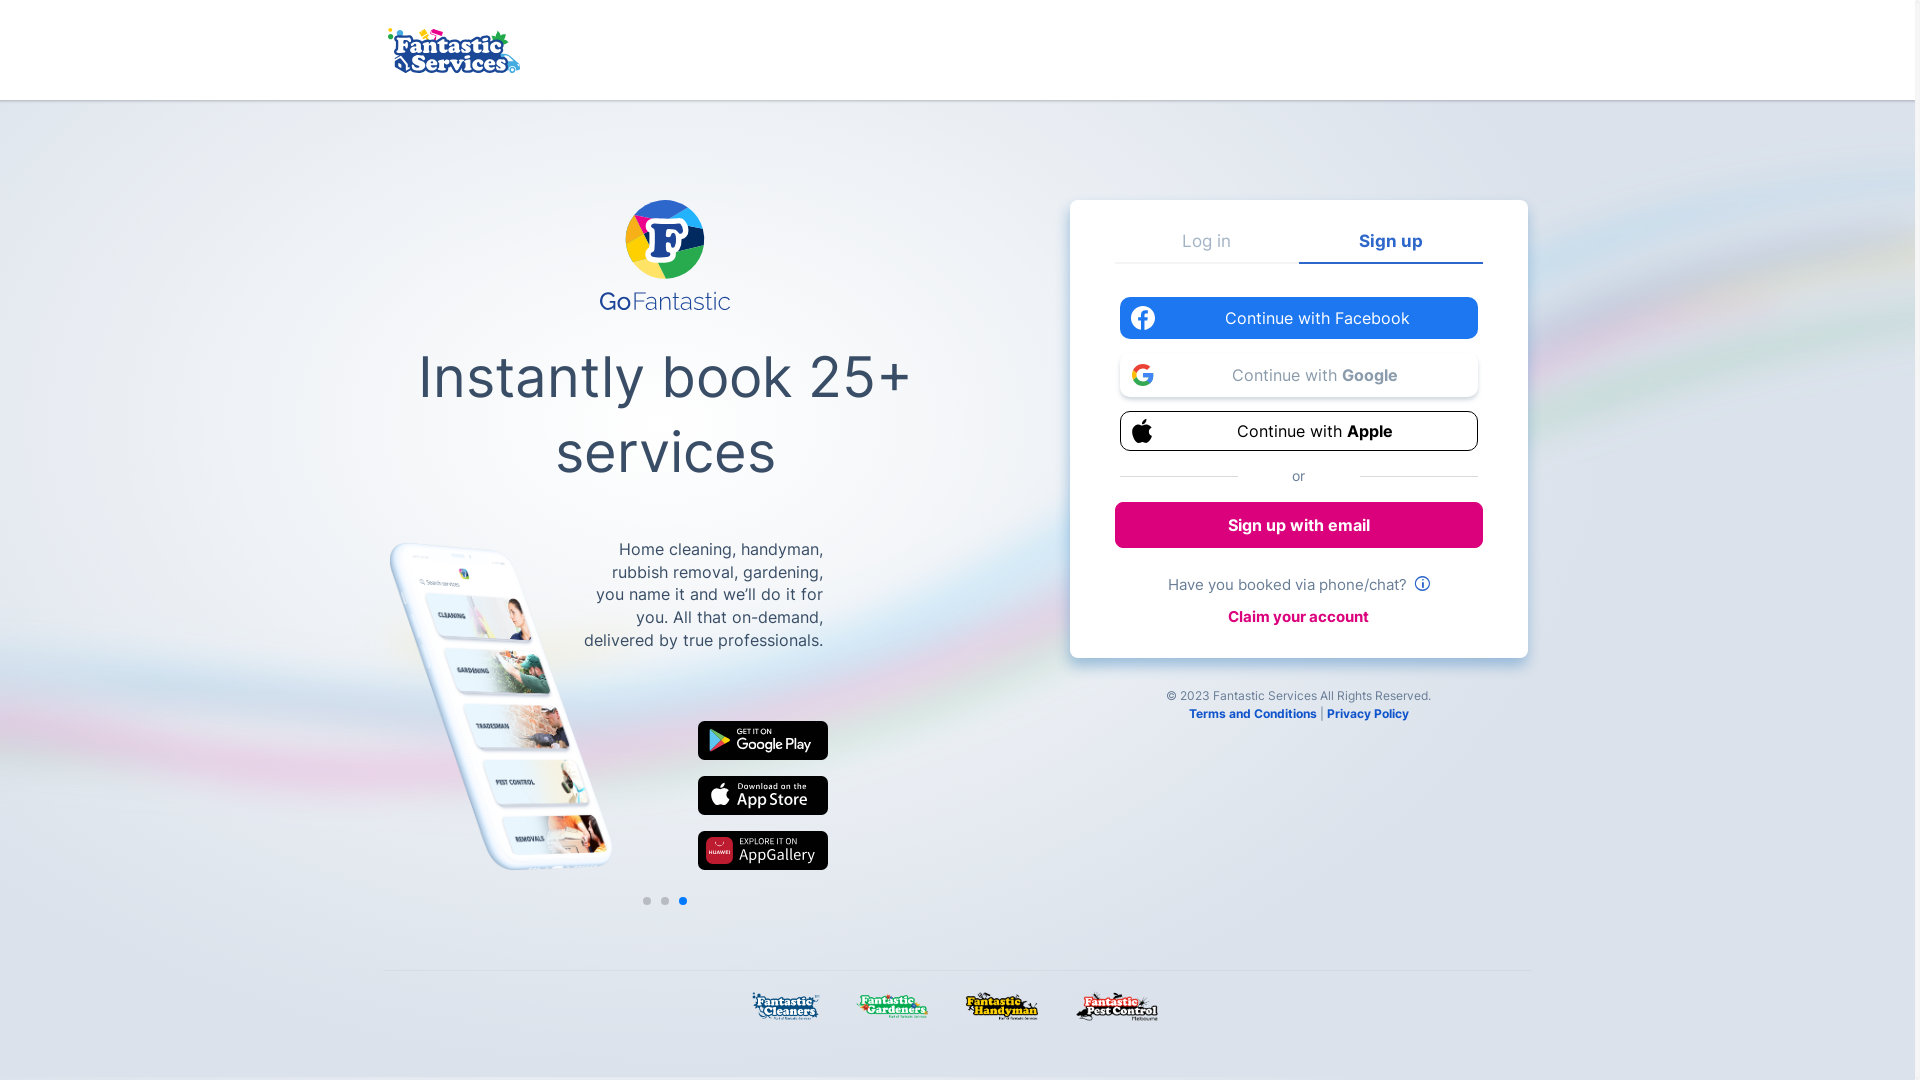  What do you see at coordinates (1299, 316) in the screenshot?
I see `'Continue with Facebook'` at bounding box center [1299, 316].